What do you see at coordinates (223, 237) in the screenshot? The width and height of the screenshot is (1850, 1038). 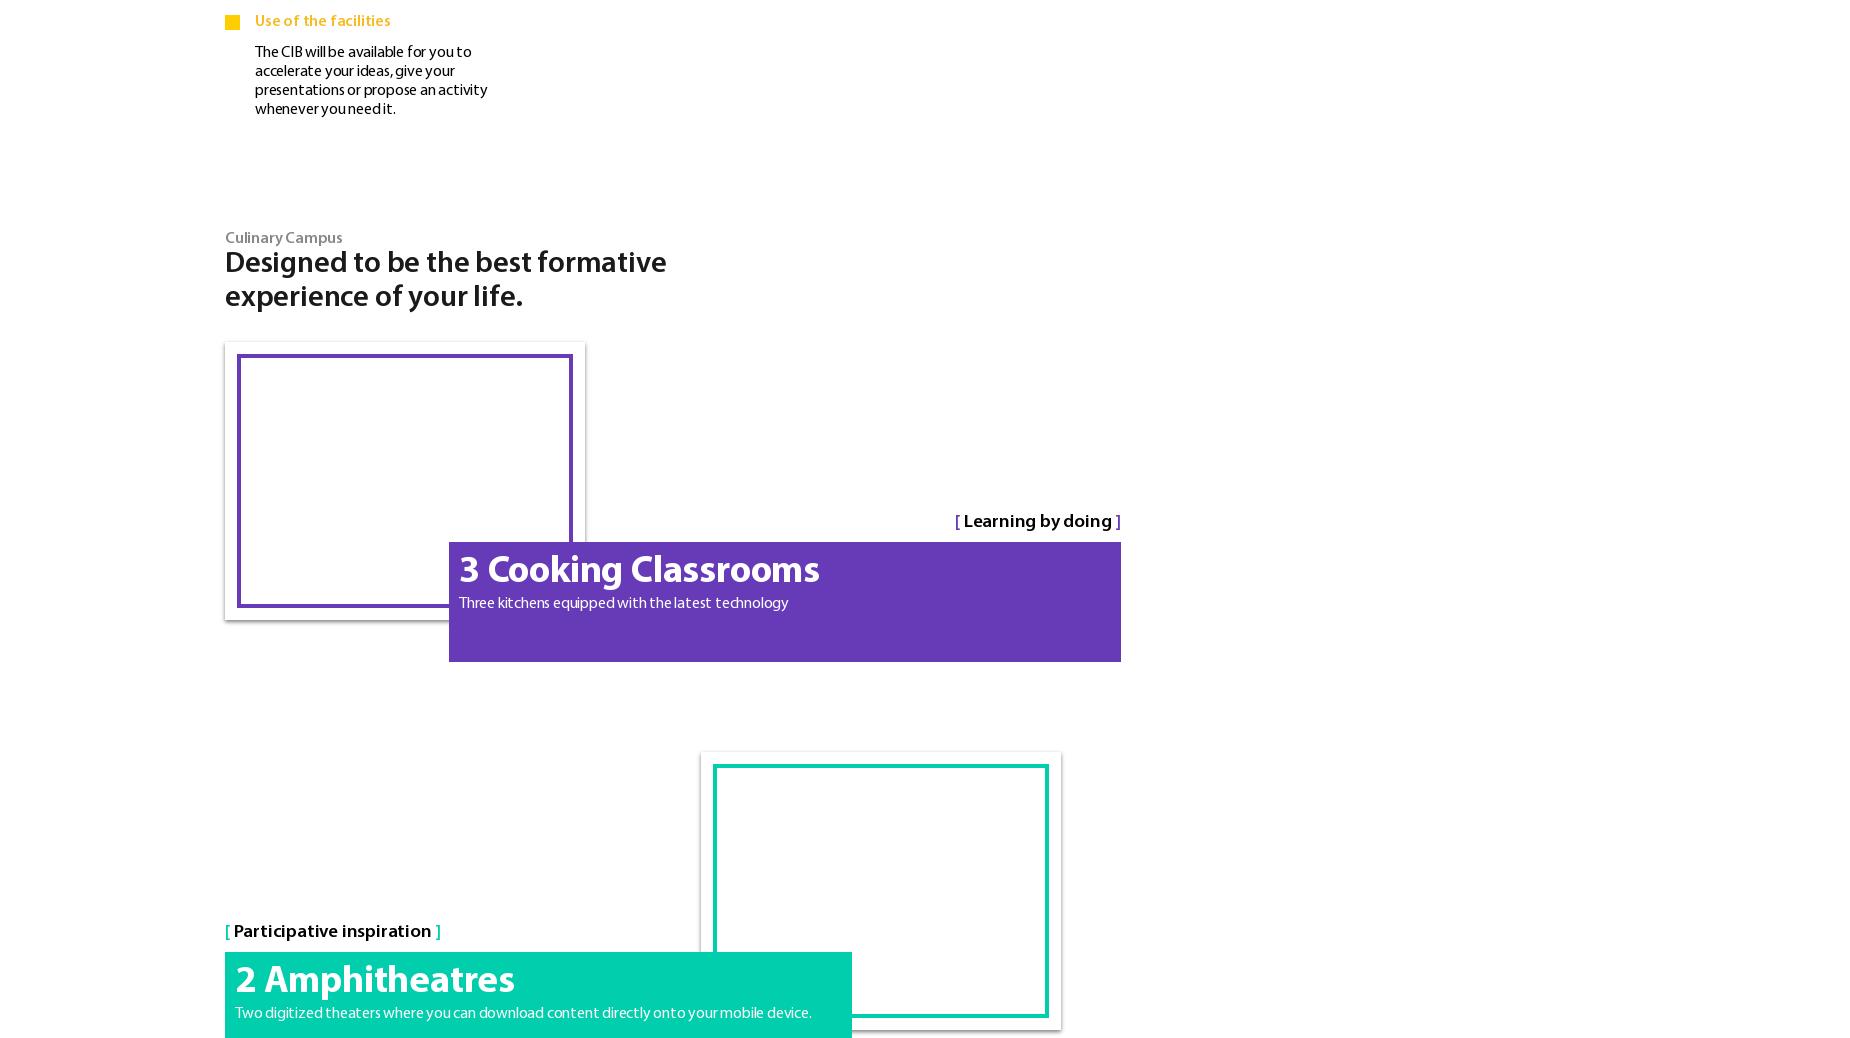 I see `'Culinary Campus'` at bounding box center [223, 237].